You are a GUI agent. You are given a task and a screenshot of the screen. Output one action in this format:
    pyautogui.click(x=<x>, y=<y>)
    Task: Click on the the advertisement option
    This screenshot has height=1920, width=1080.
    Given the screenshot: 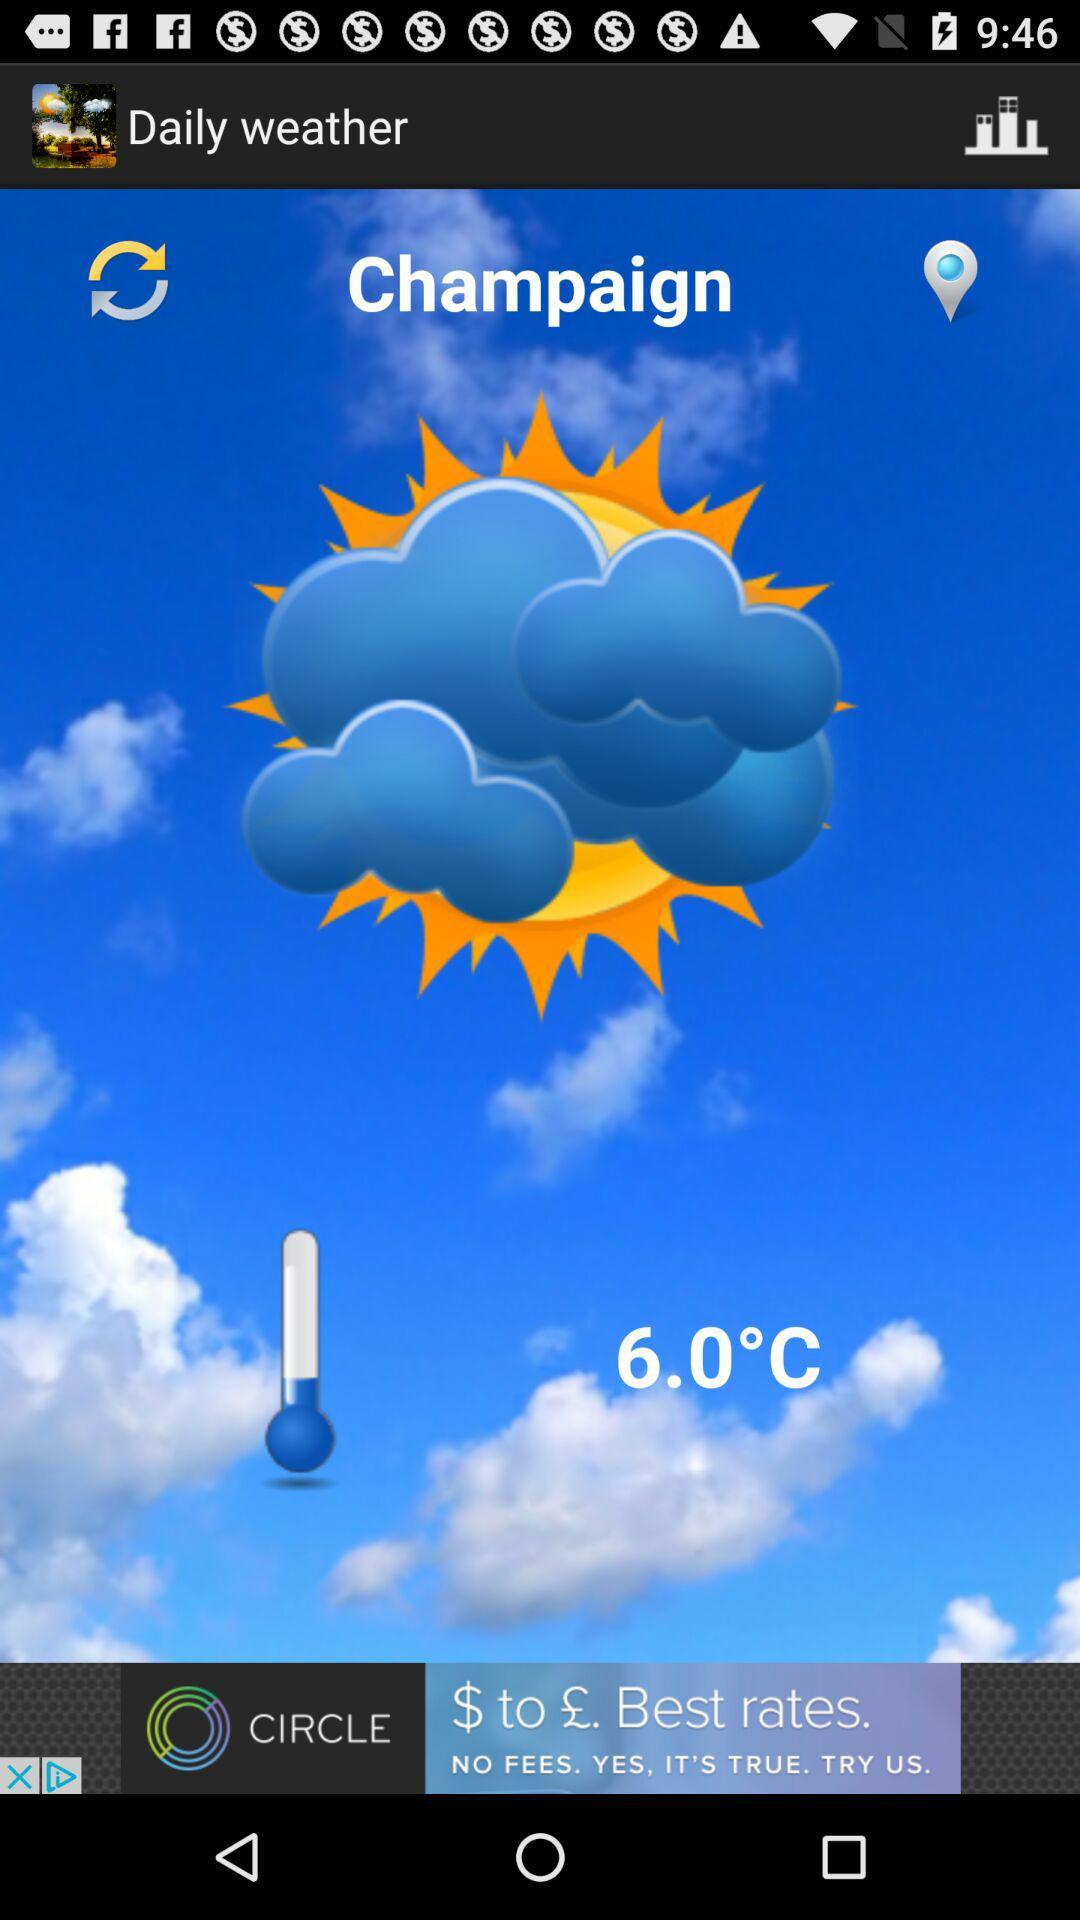 What is the action you would take?
    pyautogui.click(x=540, y=1727)
    